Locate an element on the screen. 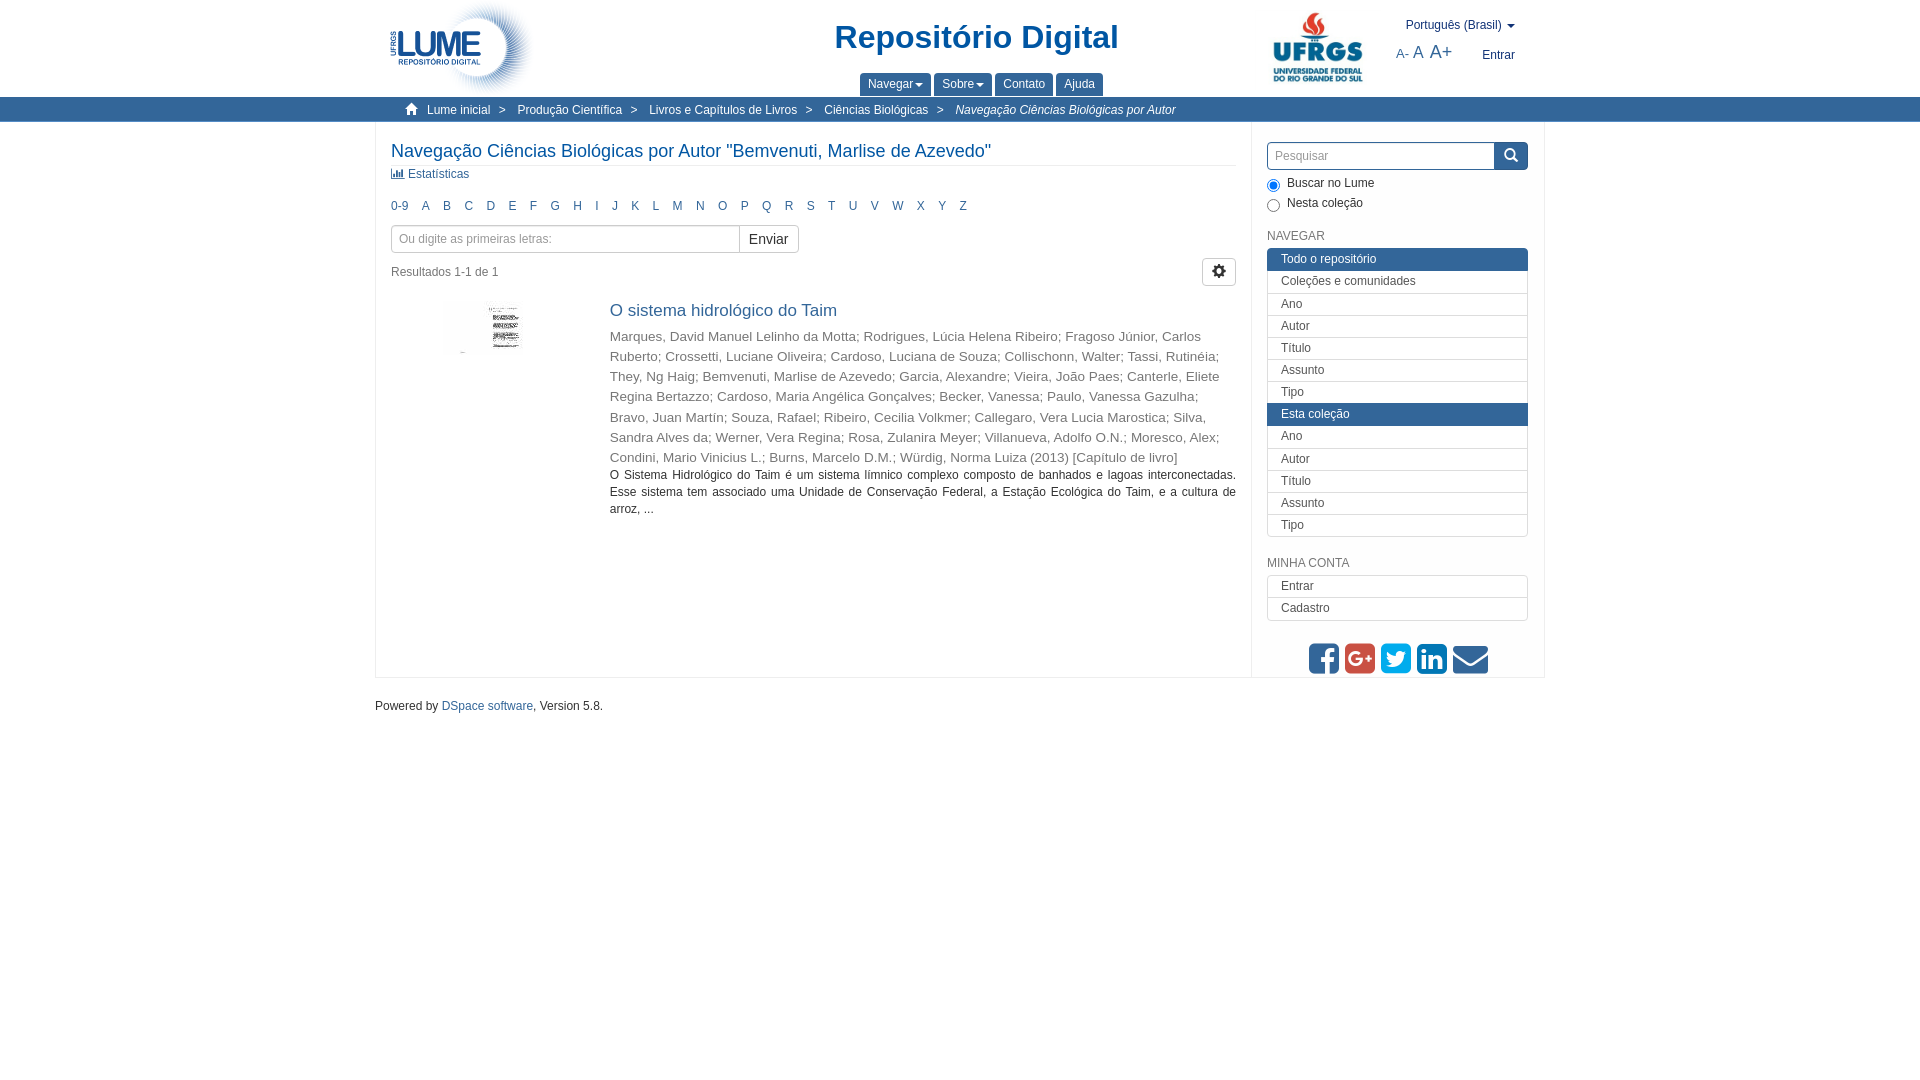 The height and width of the screenshot is (1080, 1920). 'Ano' is located at coordinates (1396, 304).